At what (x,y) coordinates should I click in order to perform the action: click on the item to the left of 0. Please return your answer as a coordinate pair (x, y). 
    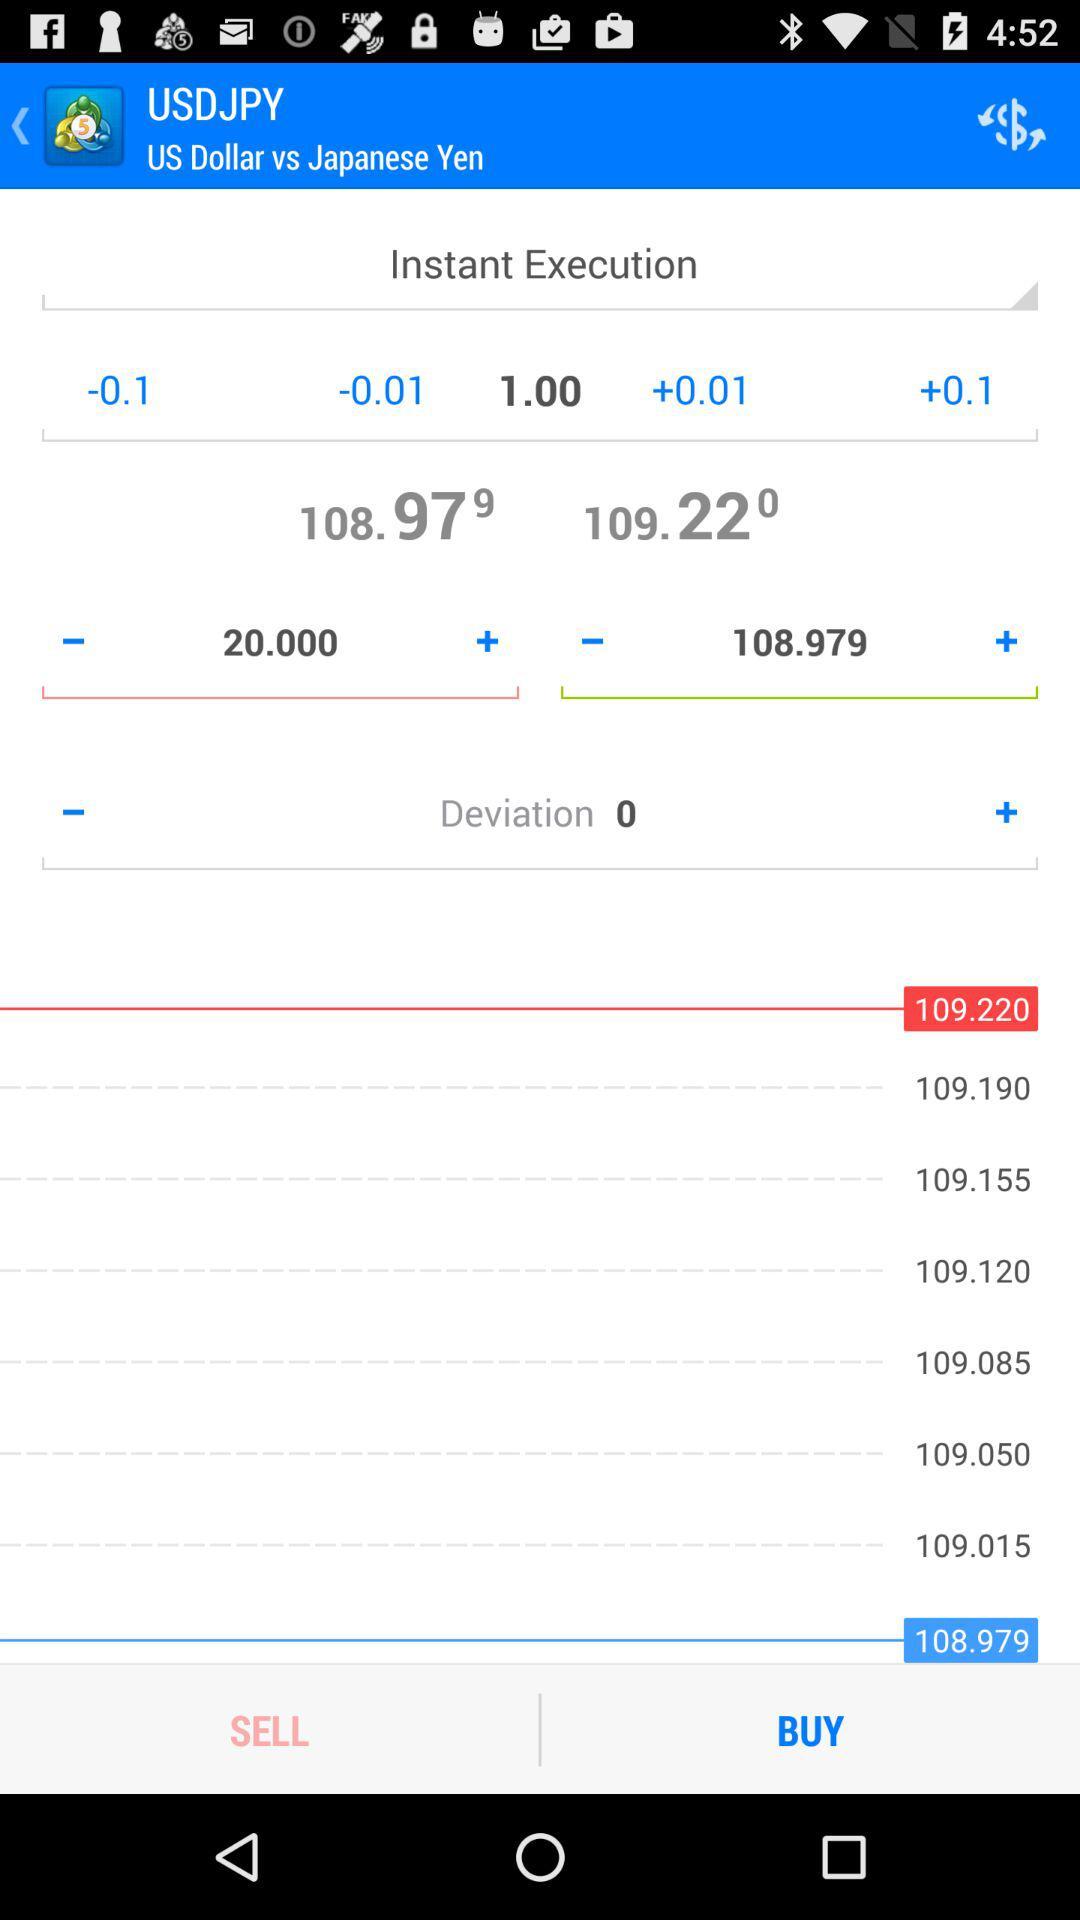
    Looking at the image, I should click on (526, 812).